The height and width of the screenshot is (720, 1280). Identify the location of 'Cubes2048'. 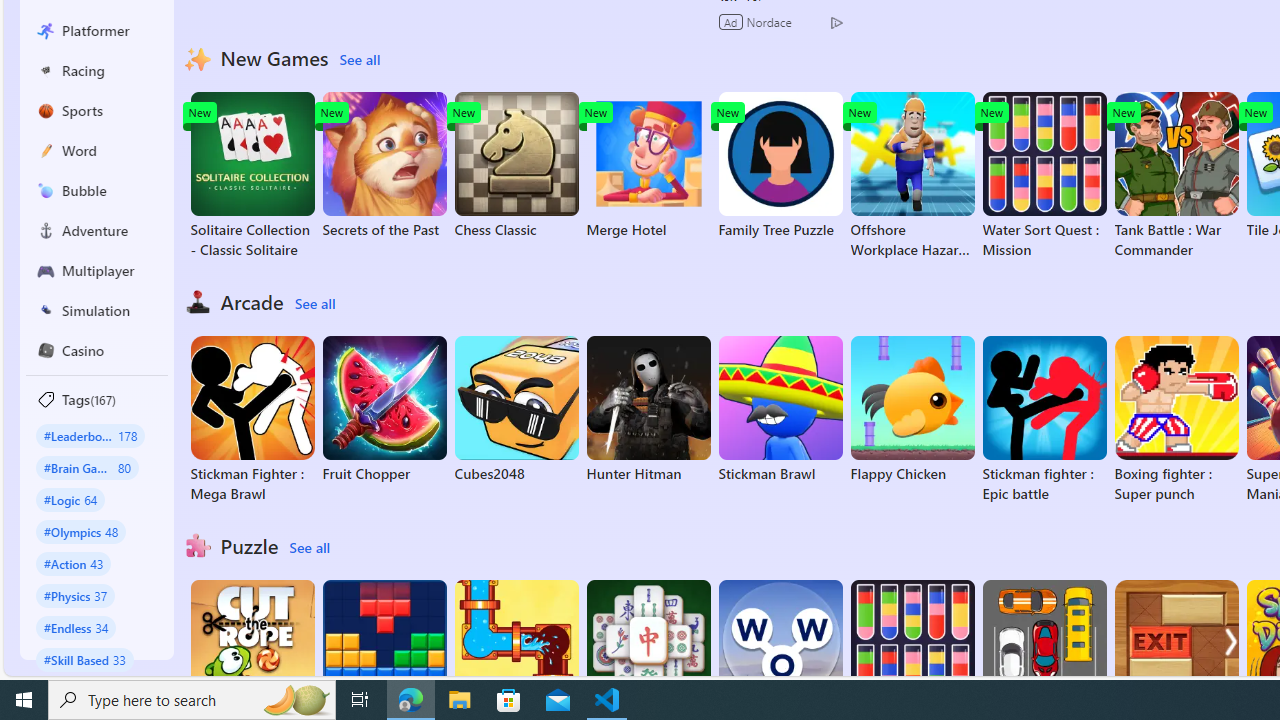
(516, 409).